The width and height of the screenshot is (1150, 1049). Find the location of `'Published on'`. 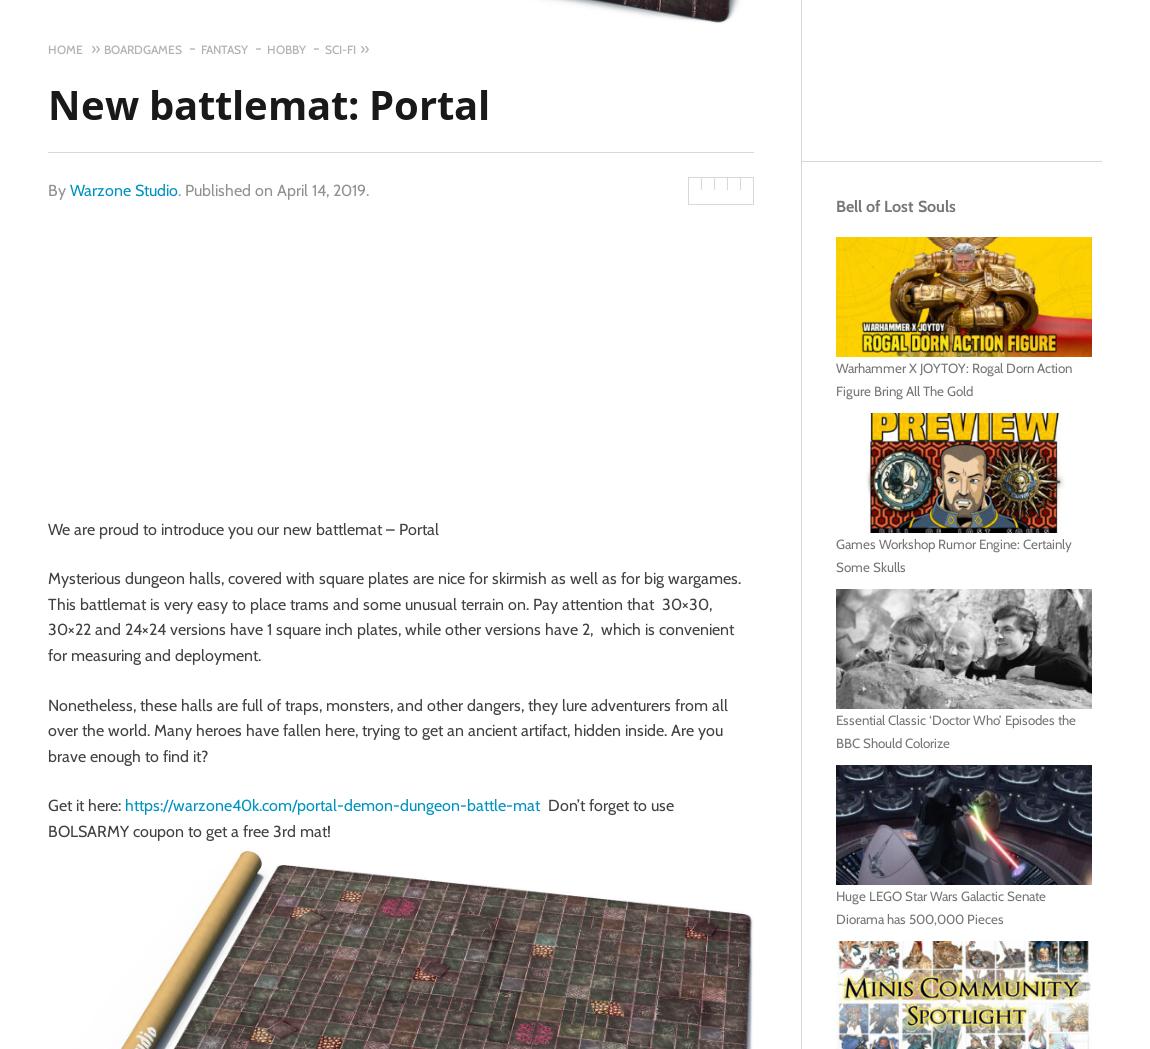

'Published on' is located at coordinates (230, 188).